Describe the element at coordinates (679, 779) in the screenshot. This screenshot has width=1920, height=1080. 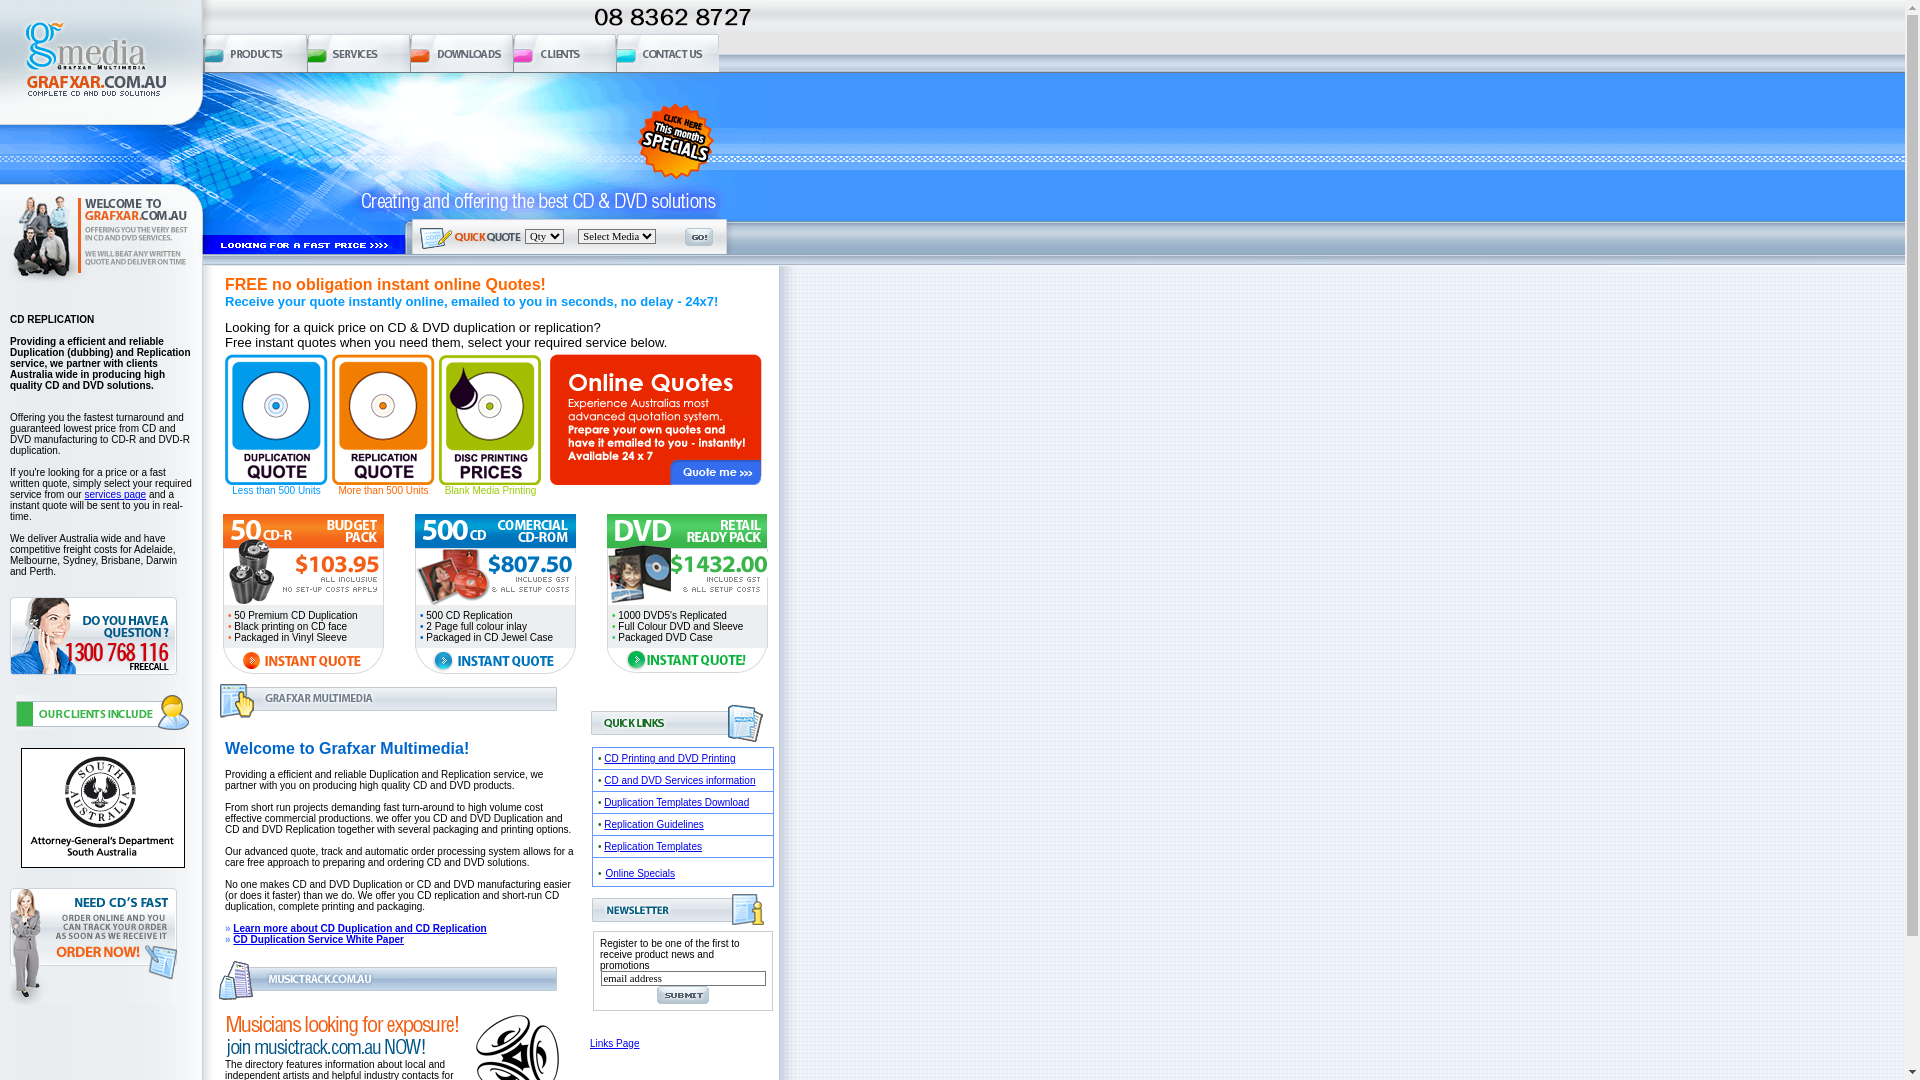
I see `'CD and DVD Services information'` at that location.